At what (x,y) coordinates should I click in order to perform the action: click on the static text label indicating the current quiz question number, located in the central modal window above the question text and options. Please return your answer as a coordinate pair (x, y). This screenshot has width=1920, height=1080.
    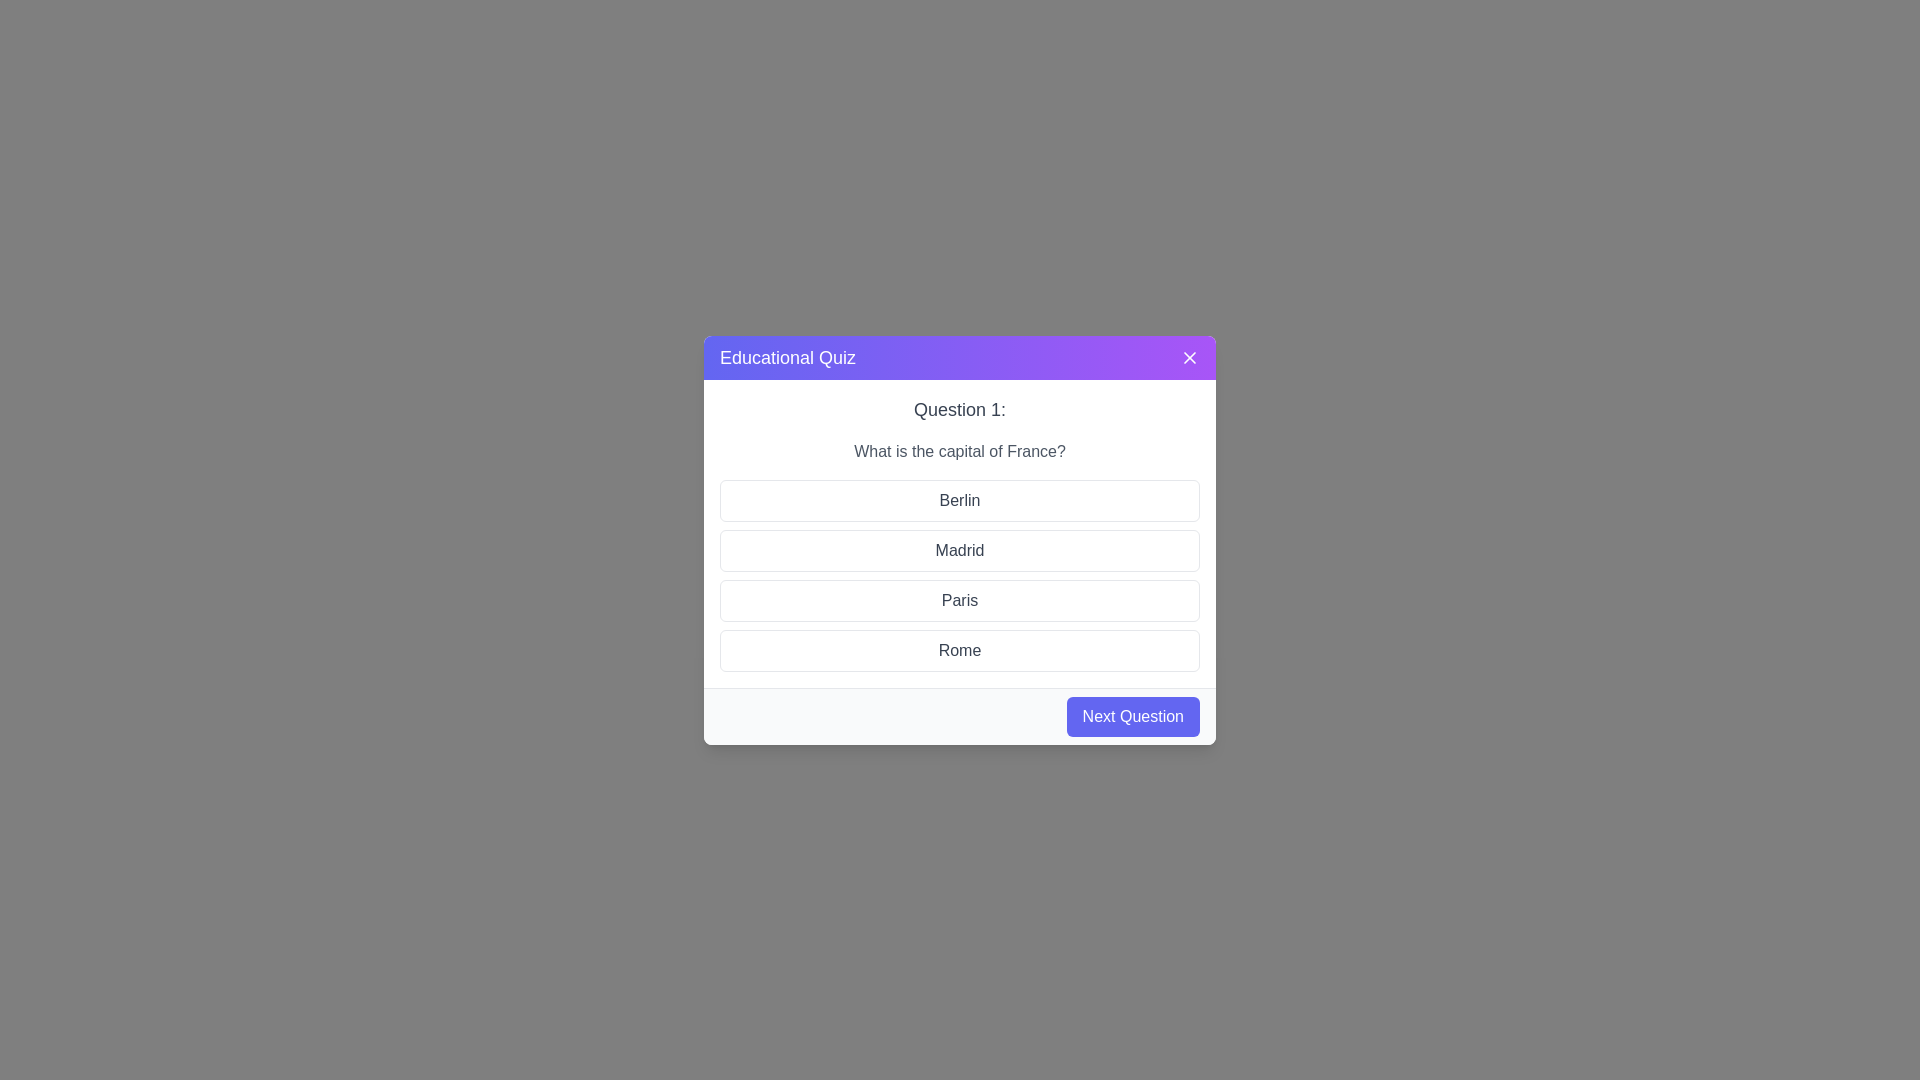
    Looking at the image, I should click on (960, 408).